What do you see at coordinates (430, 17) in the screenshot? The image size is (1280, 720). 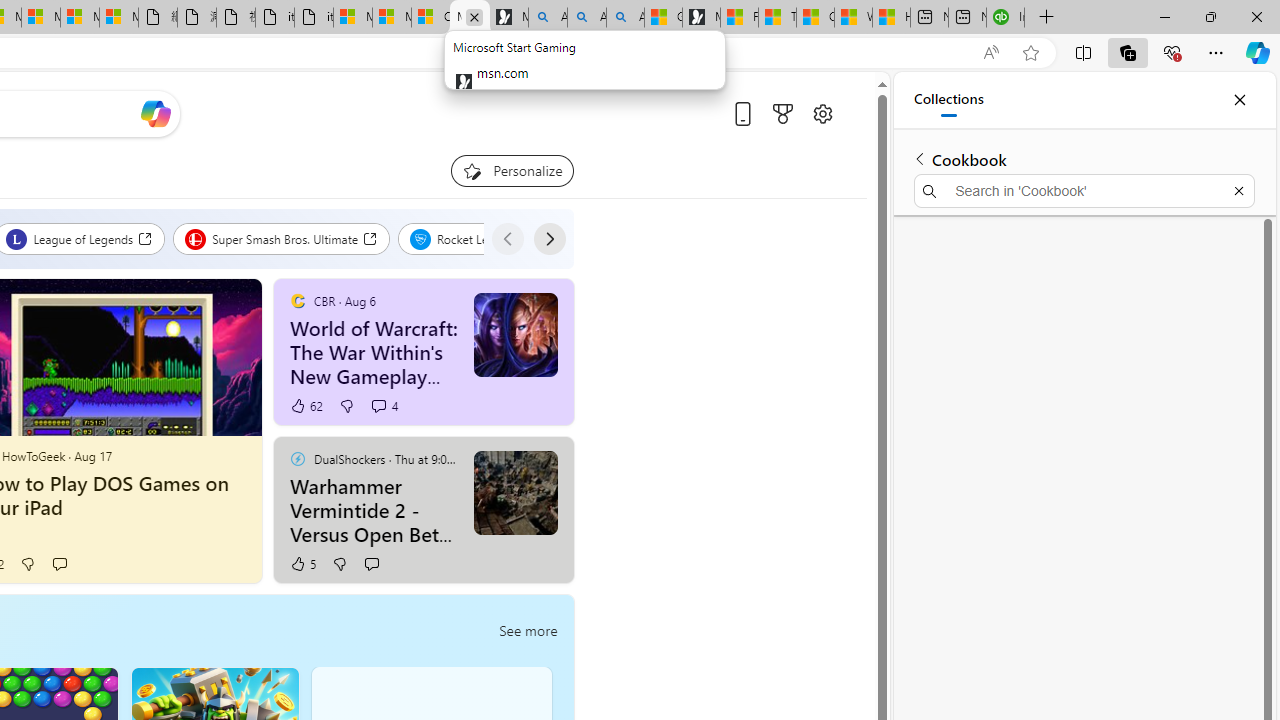 I see `'Consumer Health Data Privacy Policy'` at bounding box center [430, 17].